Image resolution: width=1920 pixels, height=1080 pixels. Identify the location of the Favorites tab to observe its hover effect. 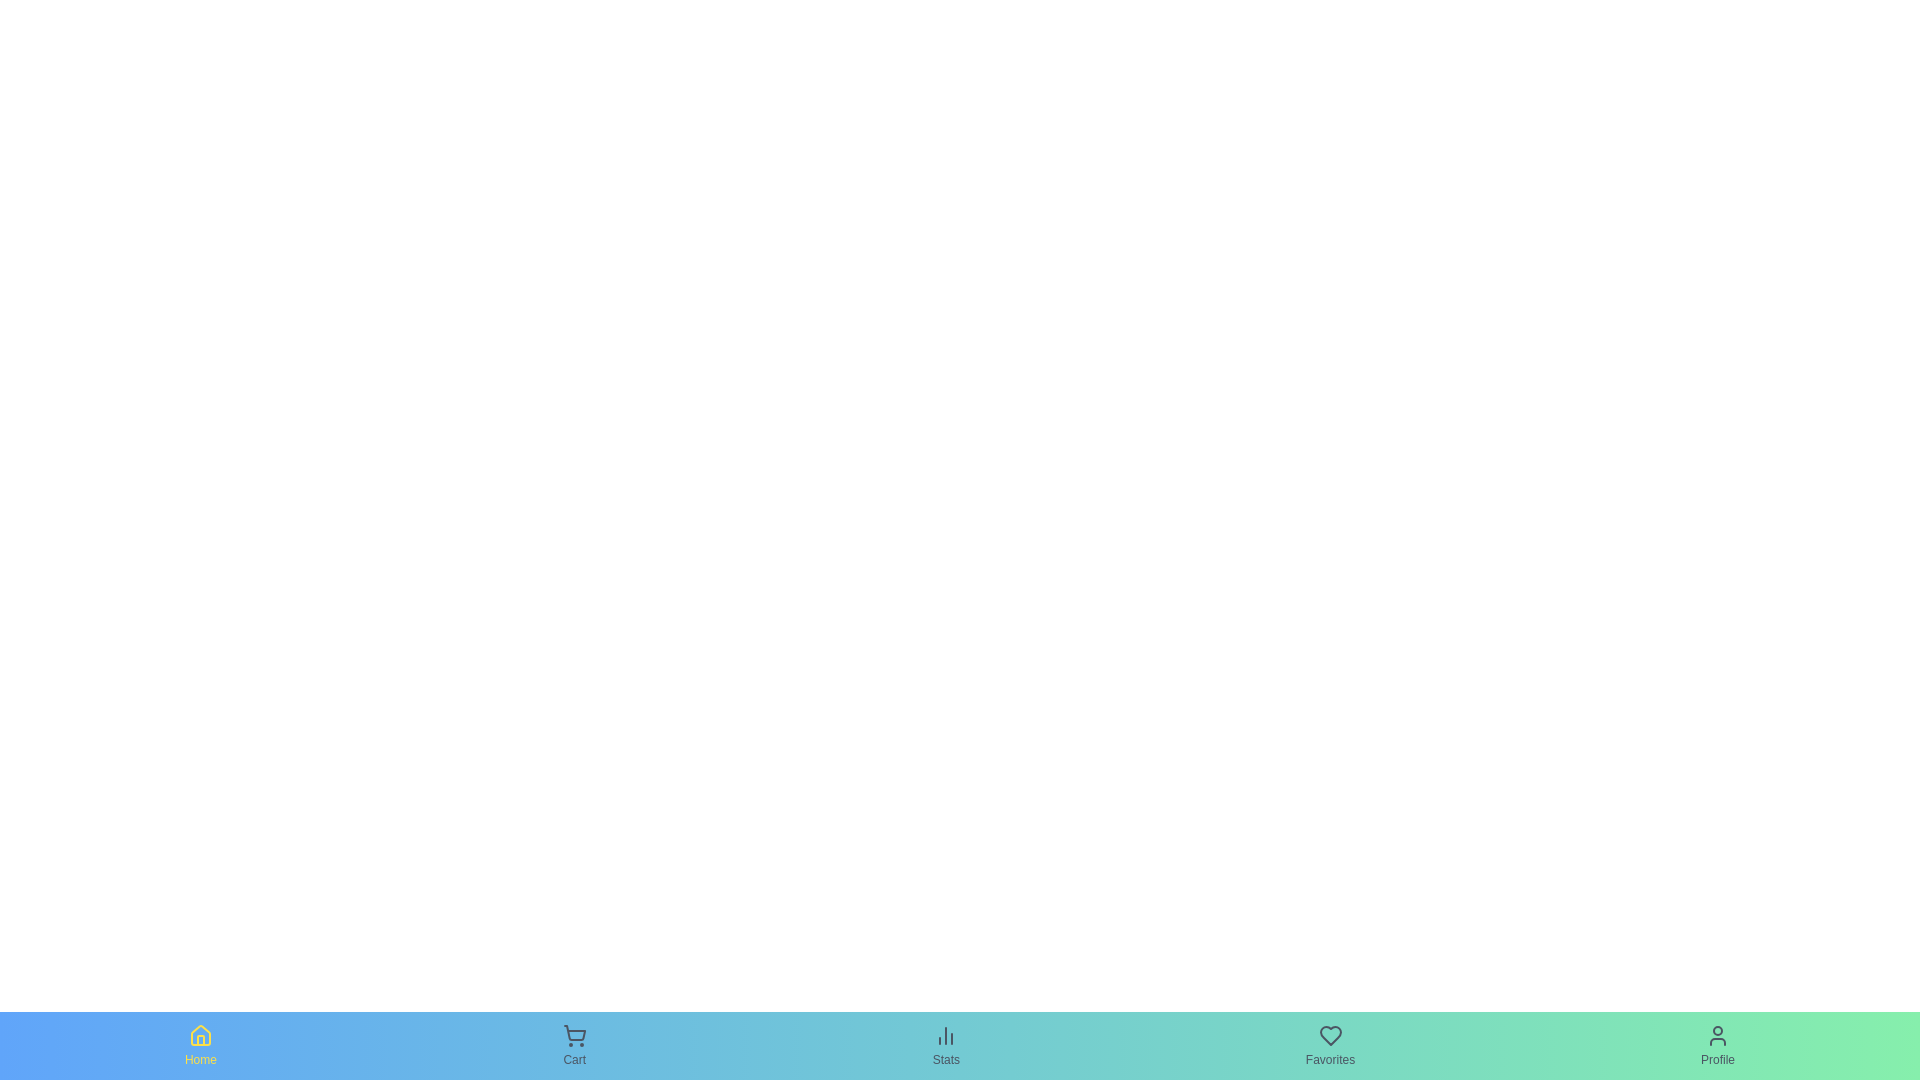
(1330, 1044).